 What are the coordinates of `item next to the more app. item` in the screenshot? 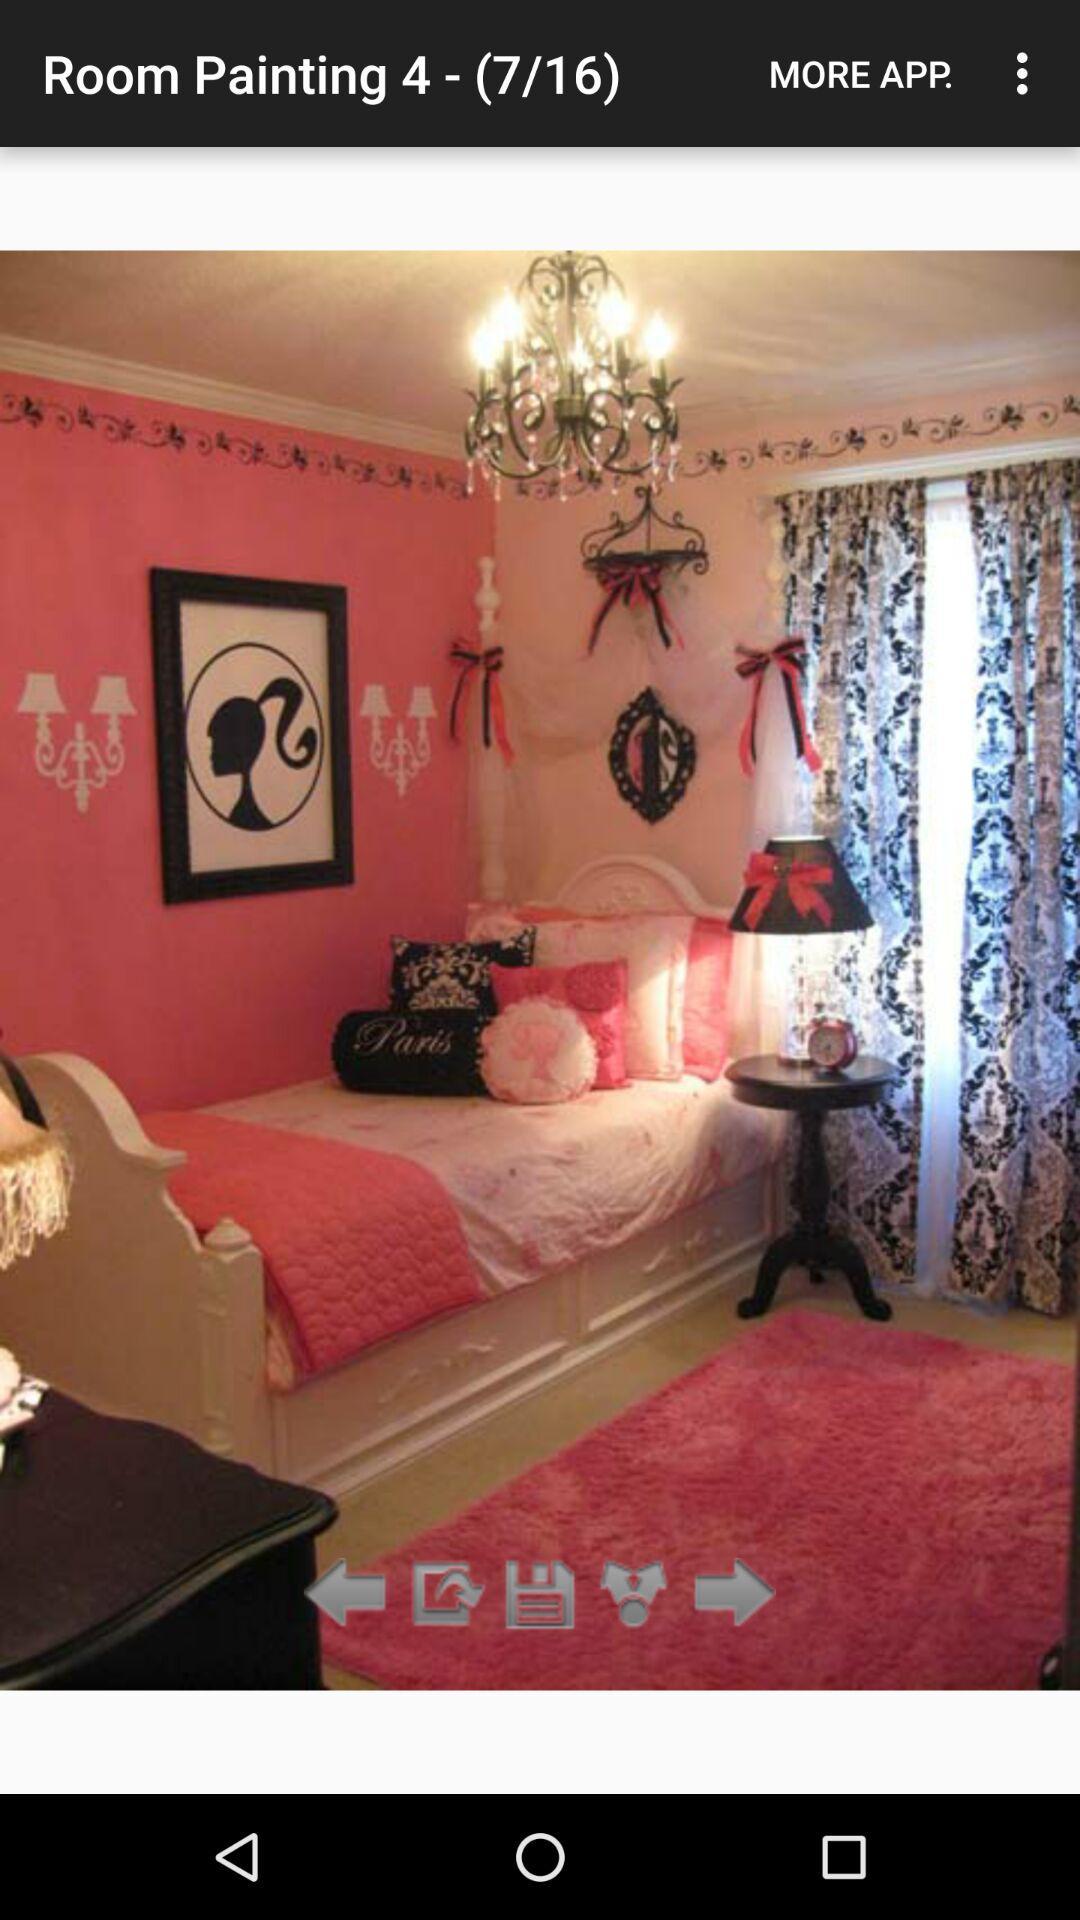 It's located at (1027, 73).